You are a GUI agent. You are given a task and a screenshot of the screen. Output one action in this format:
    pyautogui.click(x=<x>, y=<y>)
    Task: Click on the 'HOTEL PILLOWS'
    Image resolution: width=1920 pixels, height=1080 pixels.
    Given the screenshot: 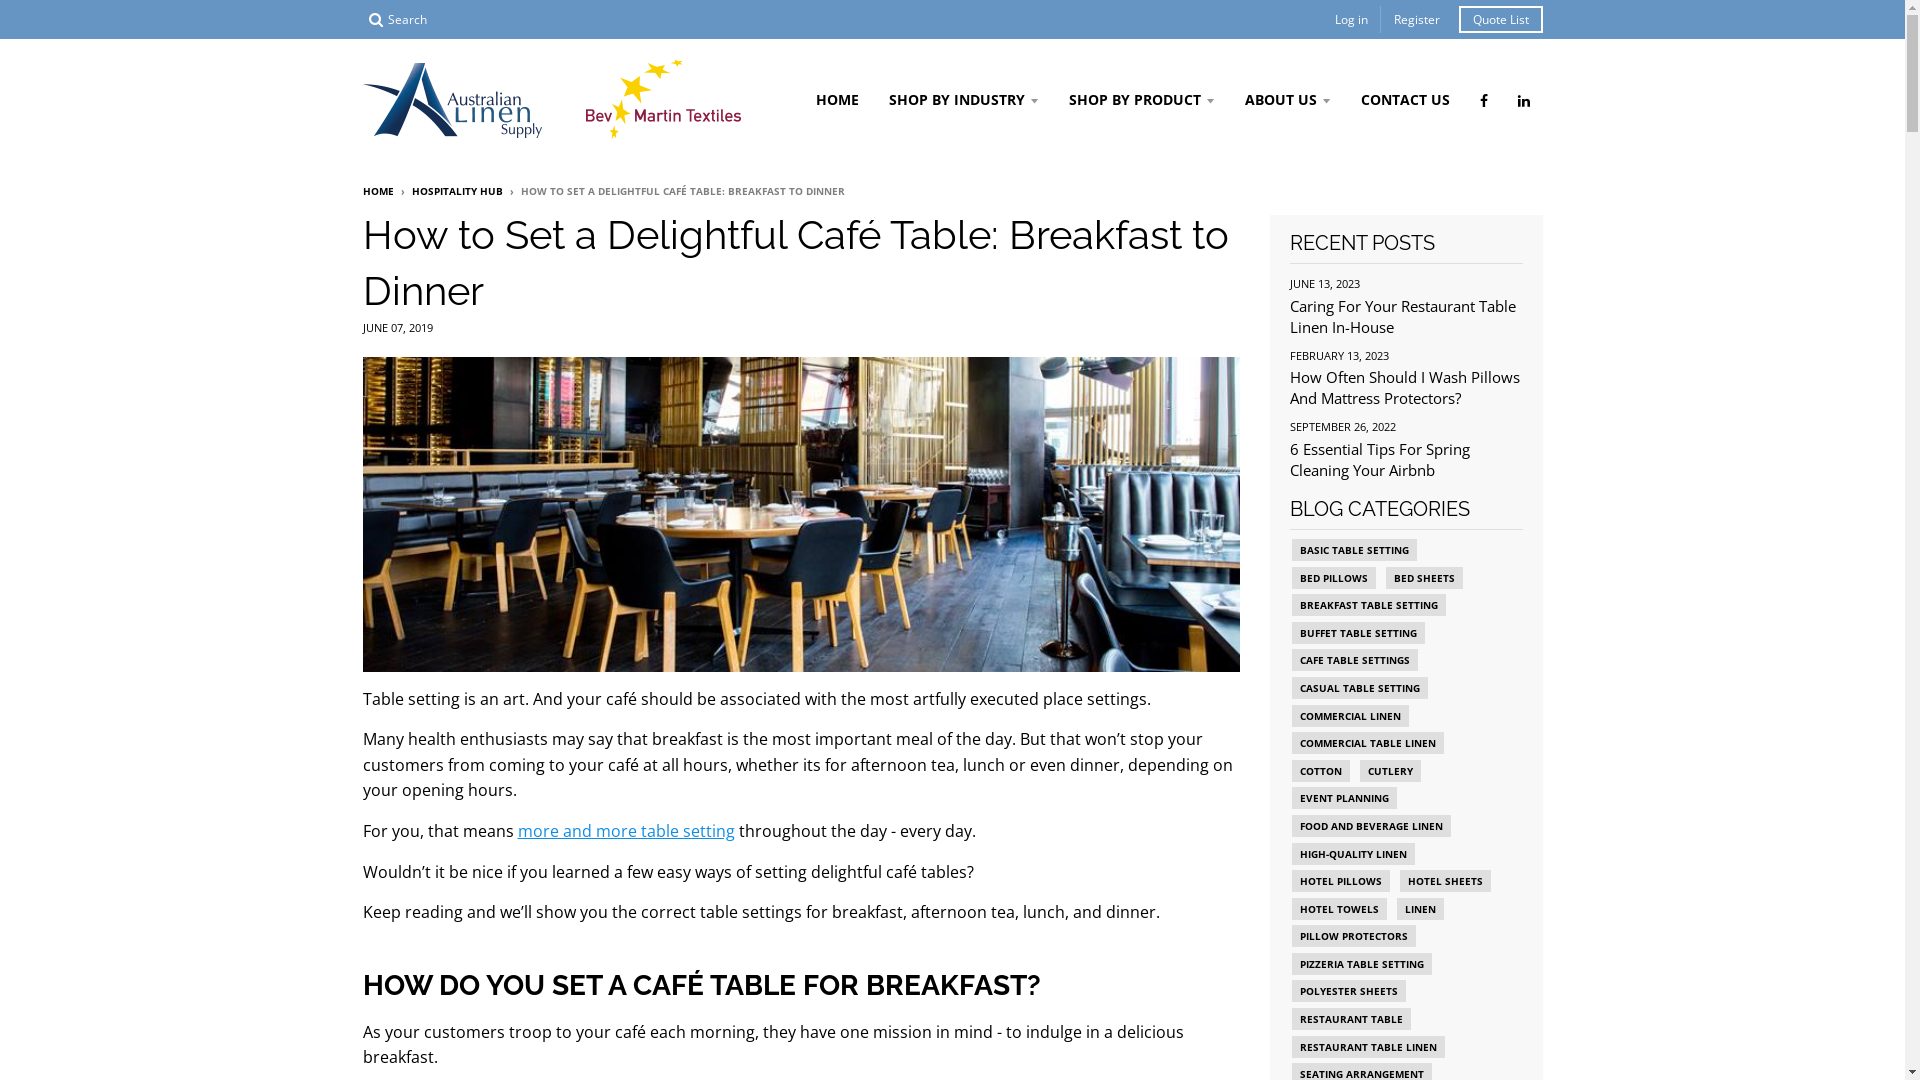 What is the action you would take?
    pyautogui.click(x=1297, y=879)
    